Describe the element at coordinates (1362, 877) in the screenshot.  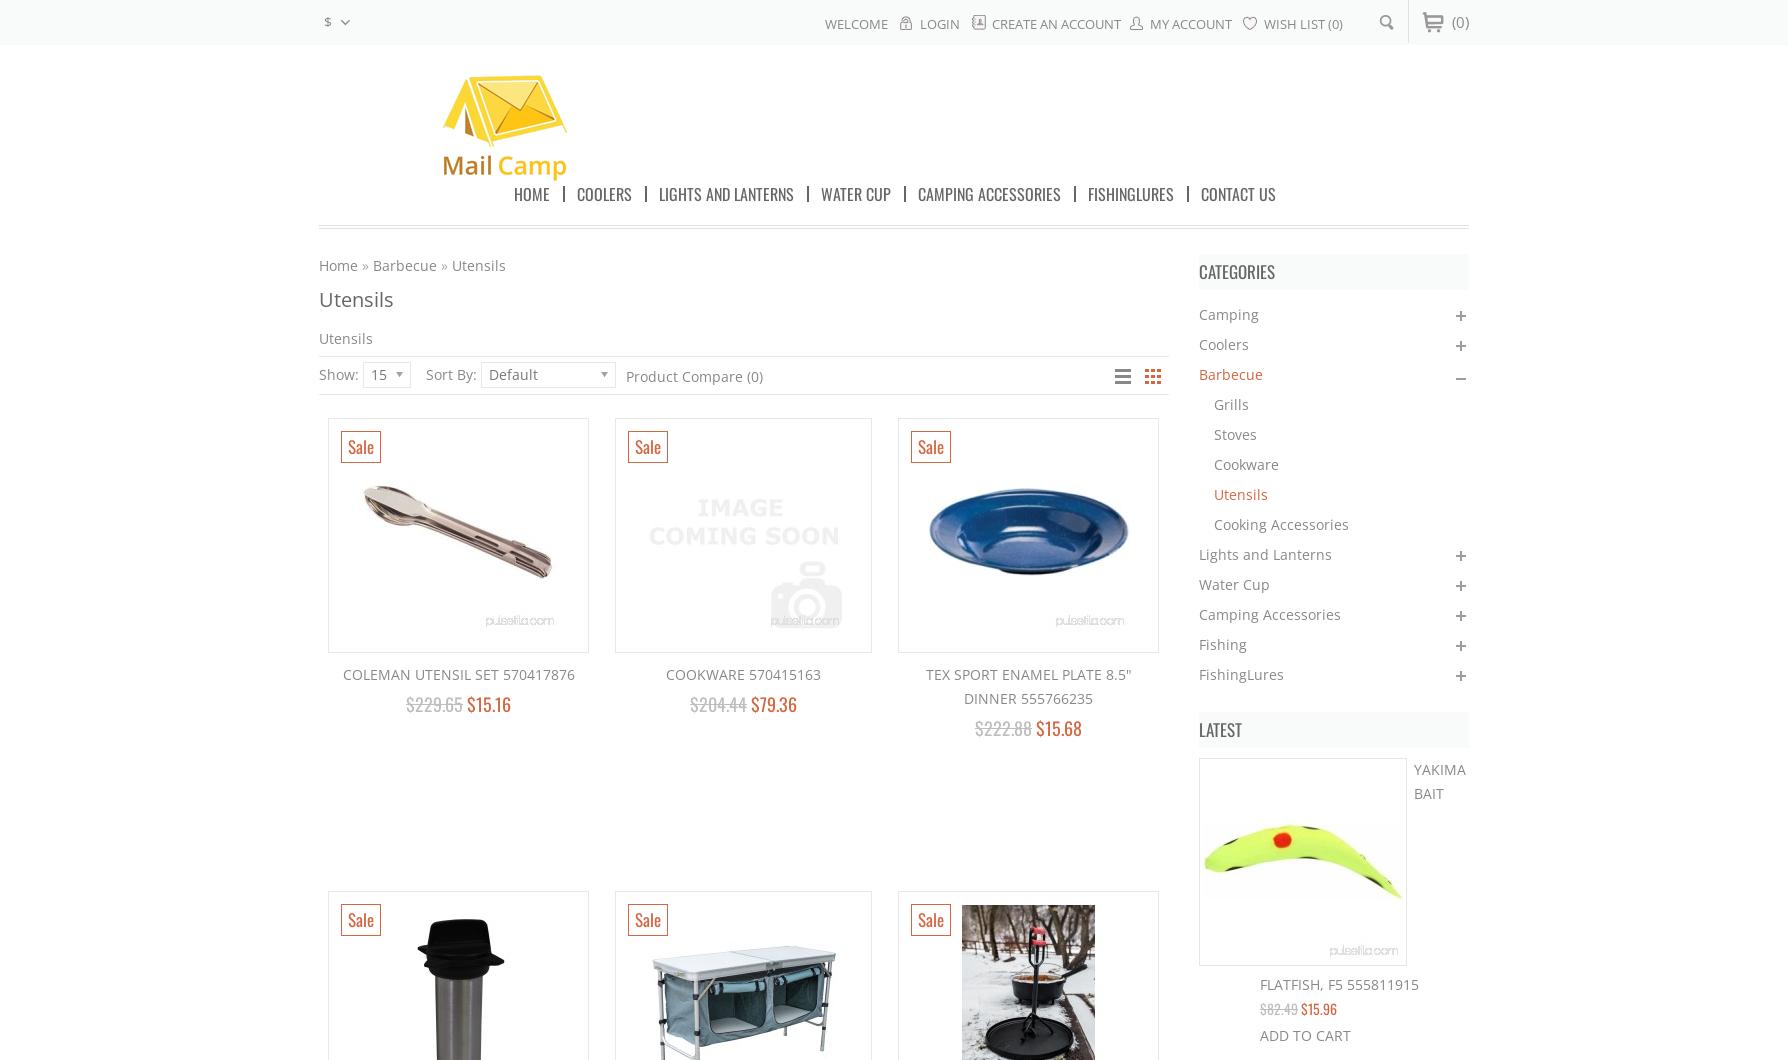
I see `'Yakima Bait Flatfish, F5   555811915'` at that location.